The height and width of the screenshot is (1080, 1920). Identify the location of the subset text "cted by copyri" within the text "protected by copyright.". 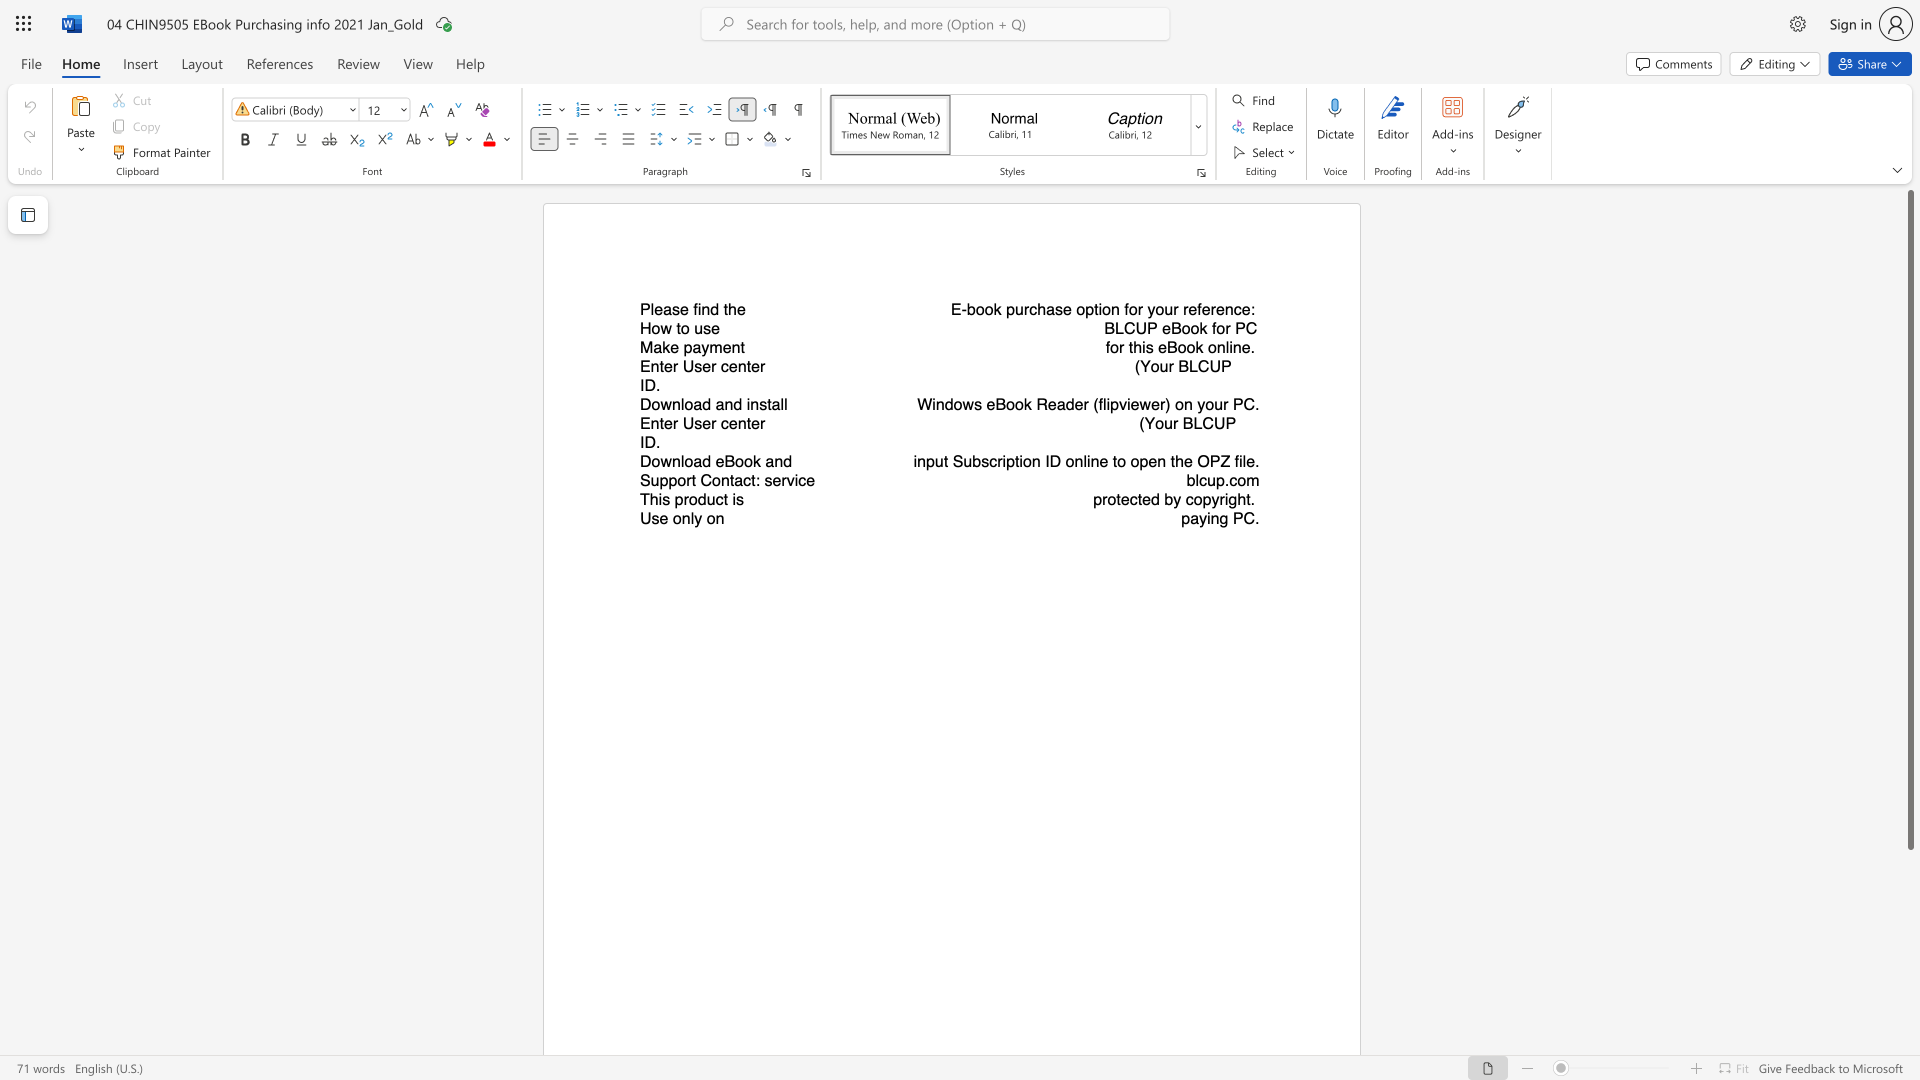
(1129, 498).